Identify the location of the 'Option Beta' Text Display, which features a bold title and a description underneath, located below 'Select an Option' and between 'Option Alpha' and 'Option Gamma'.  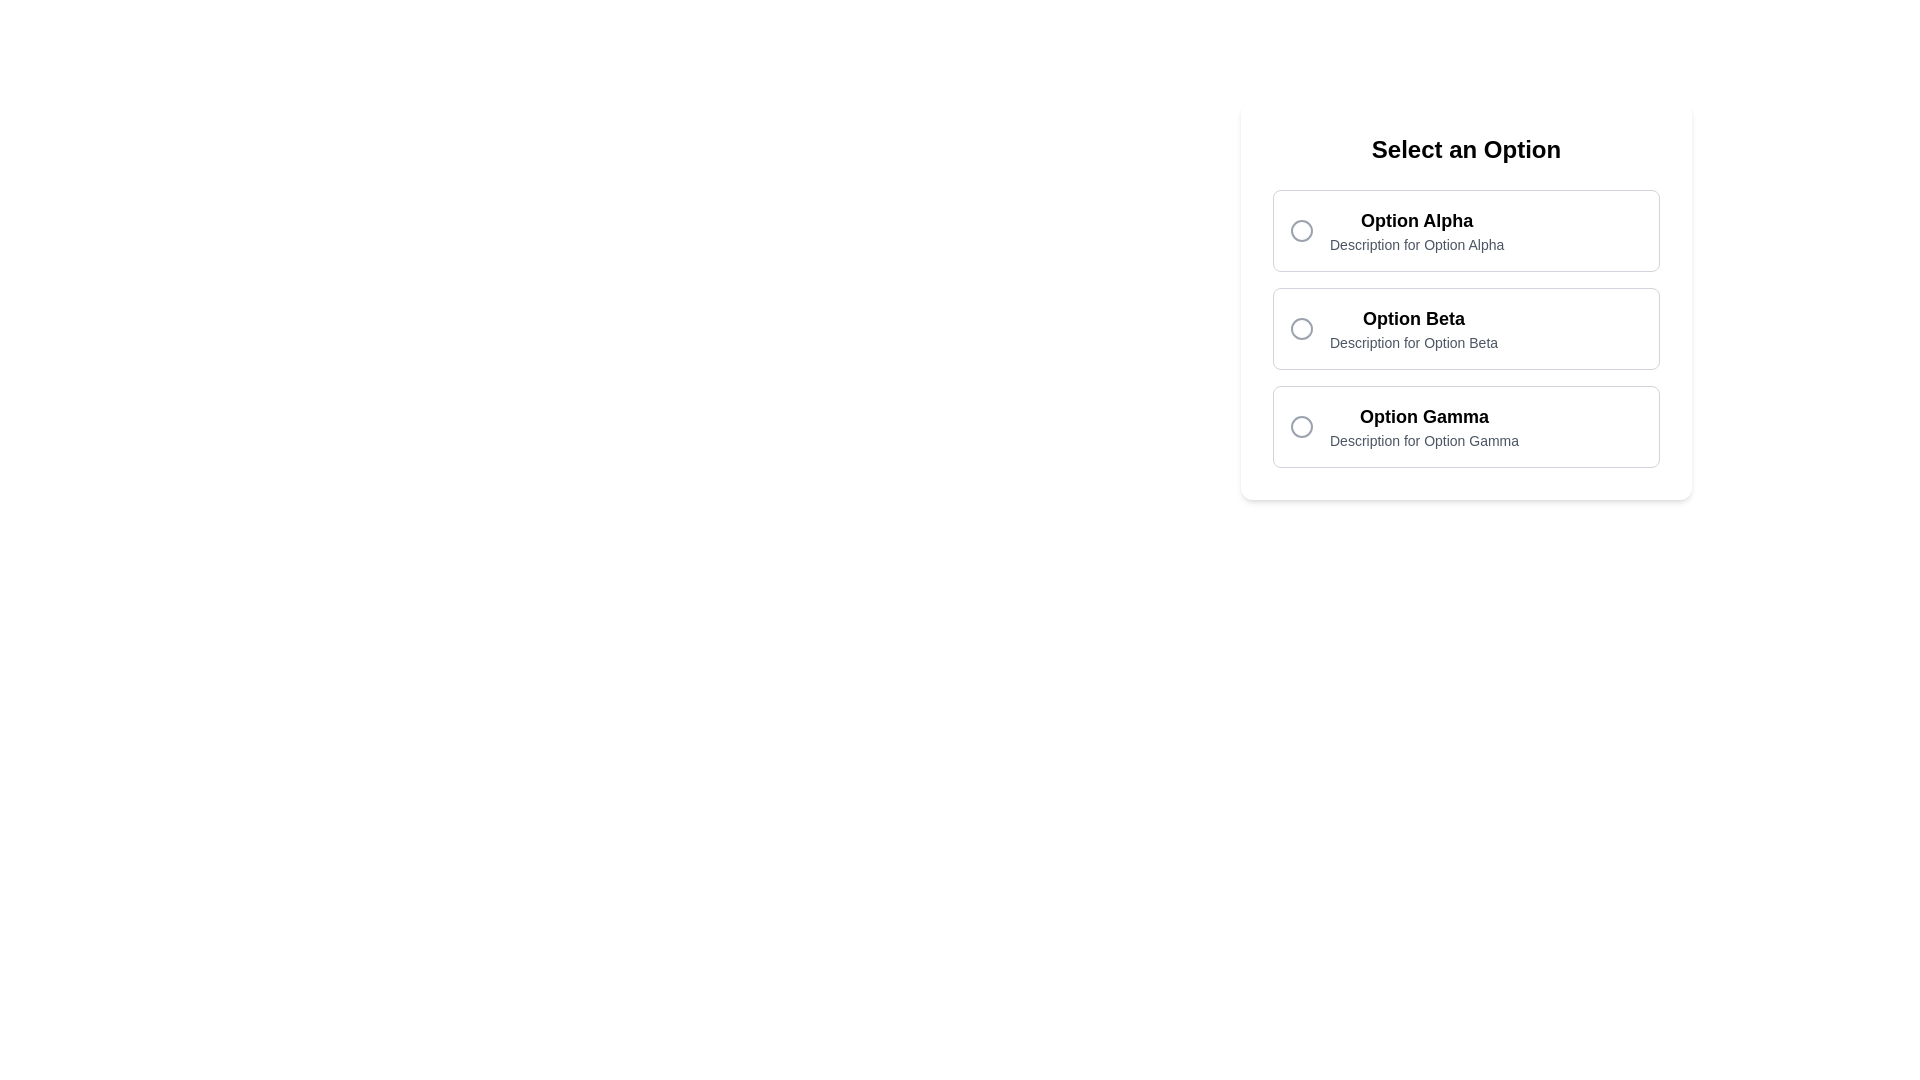
(1413, 327).